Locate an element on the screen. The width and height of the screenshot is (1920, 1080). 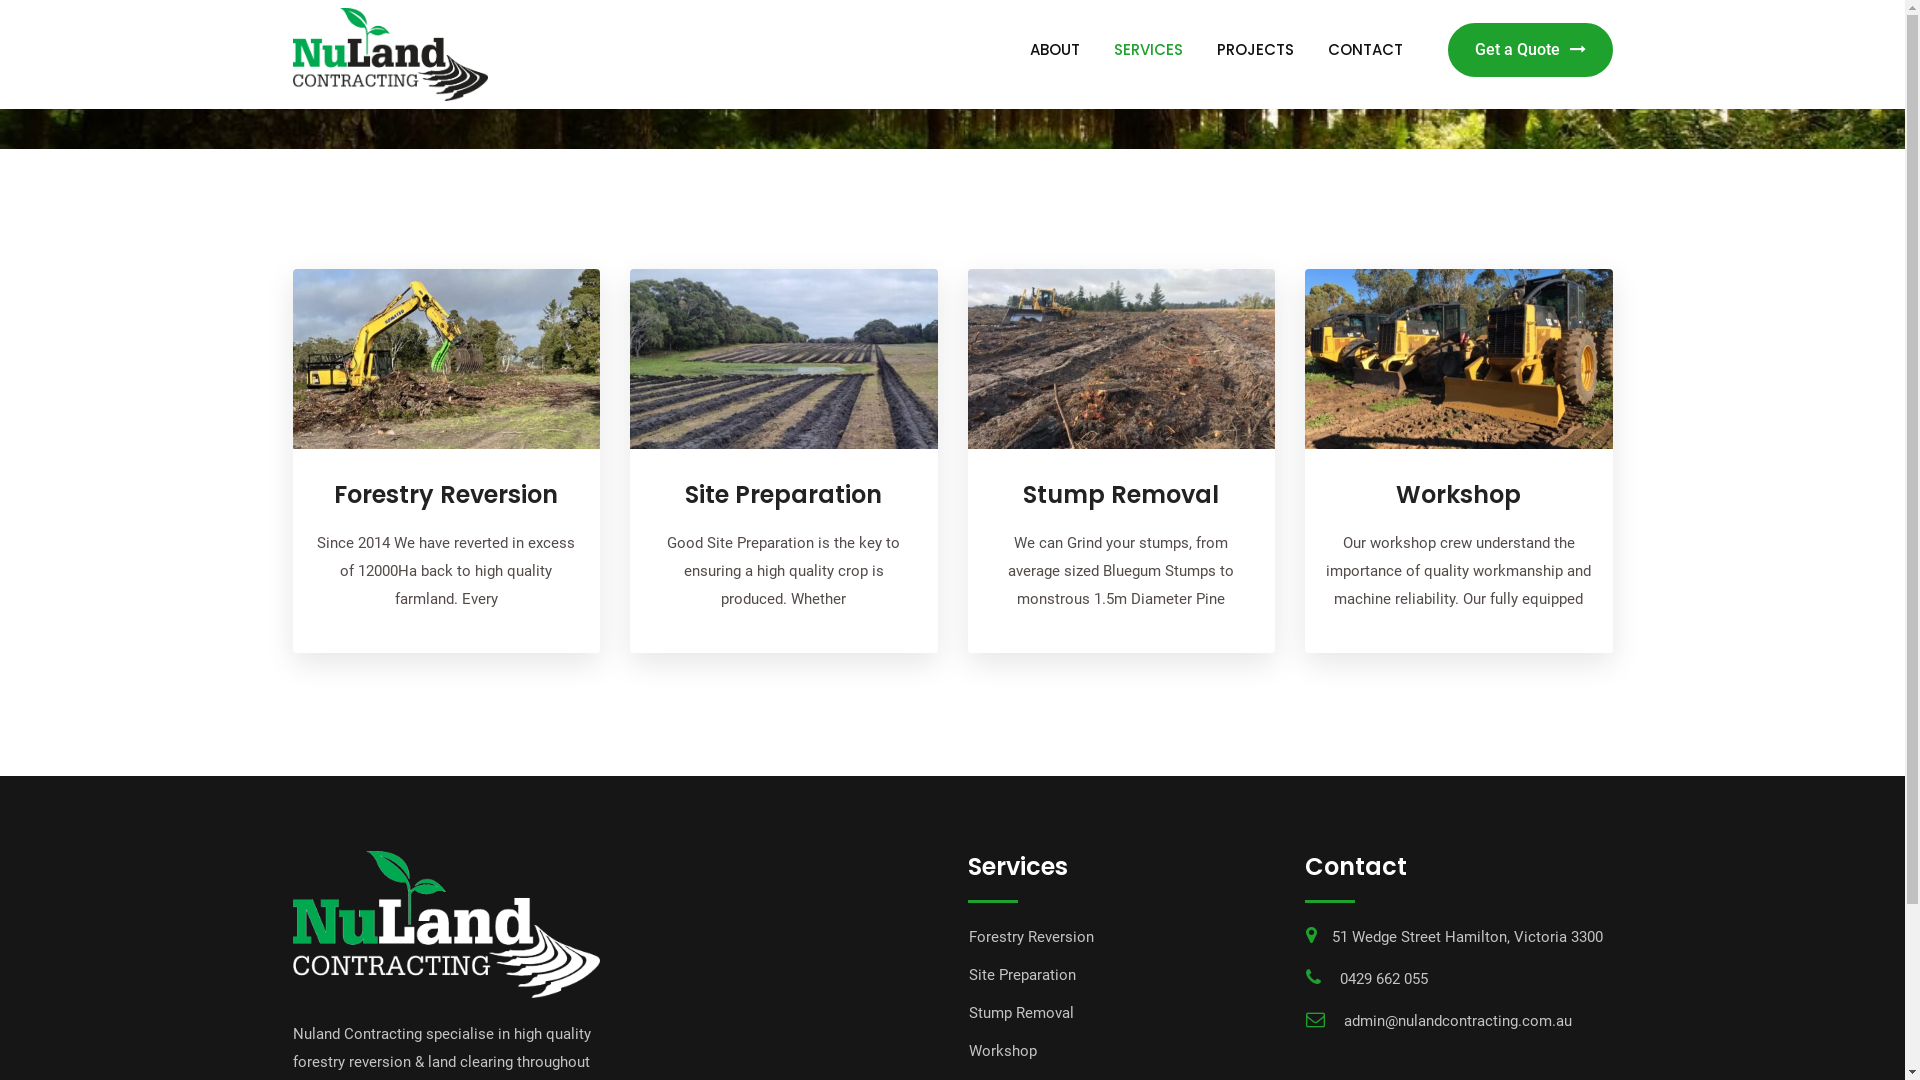
'PROJECTS' is located at coordinates (1254, 49).